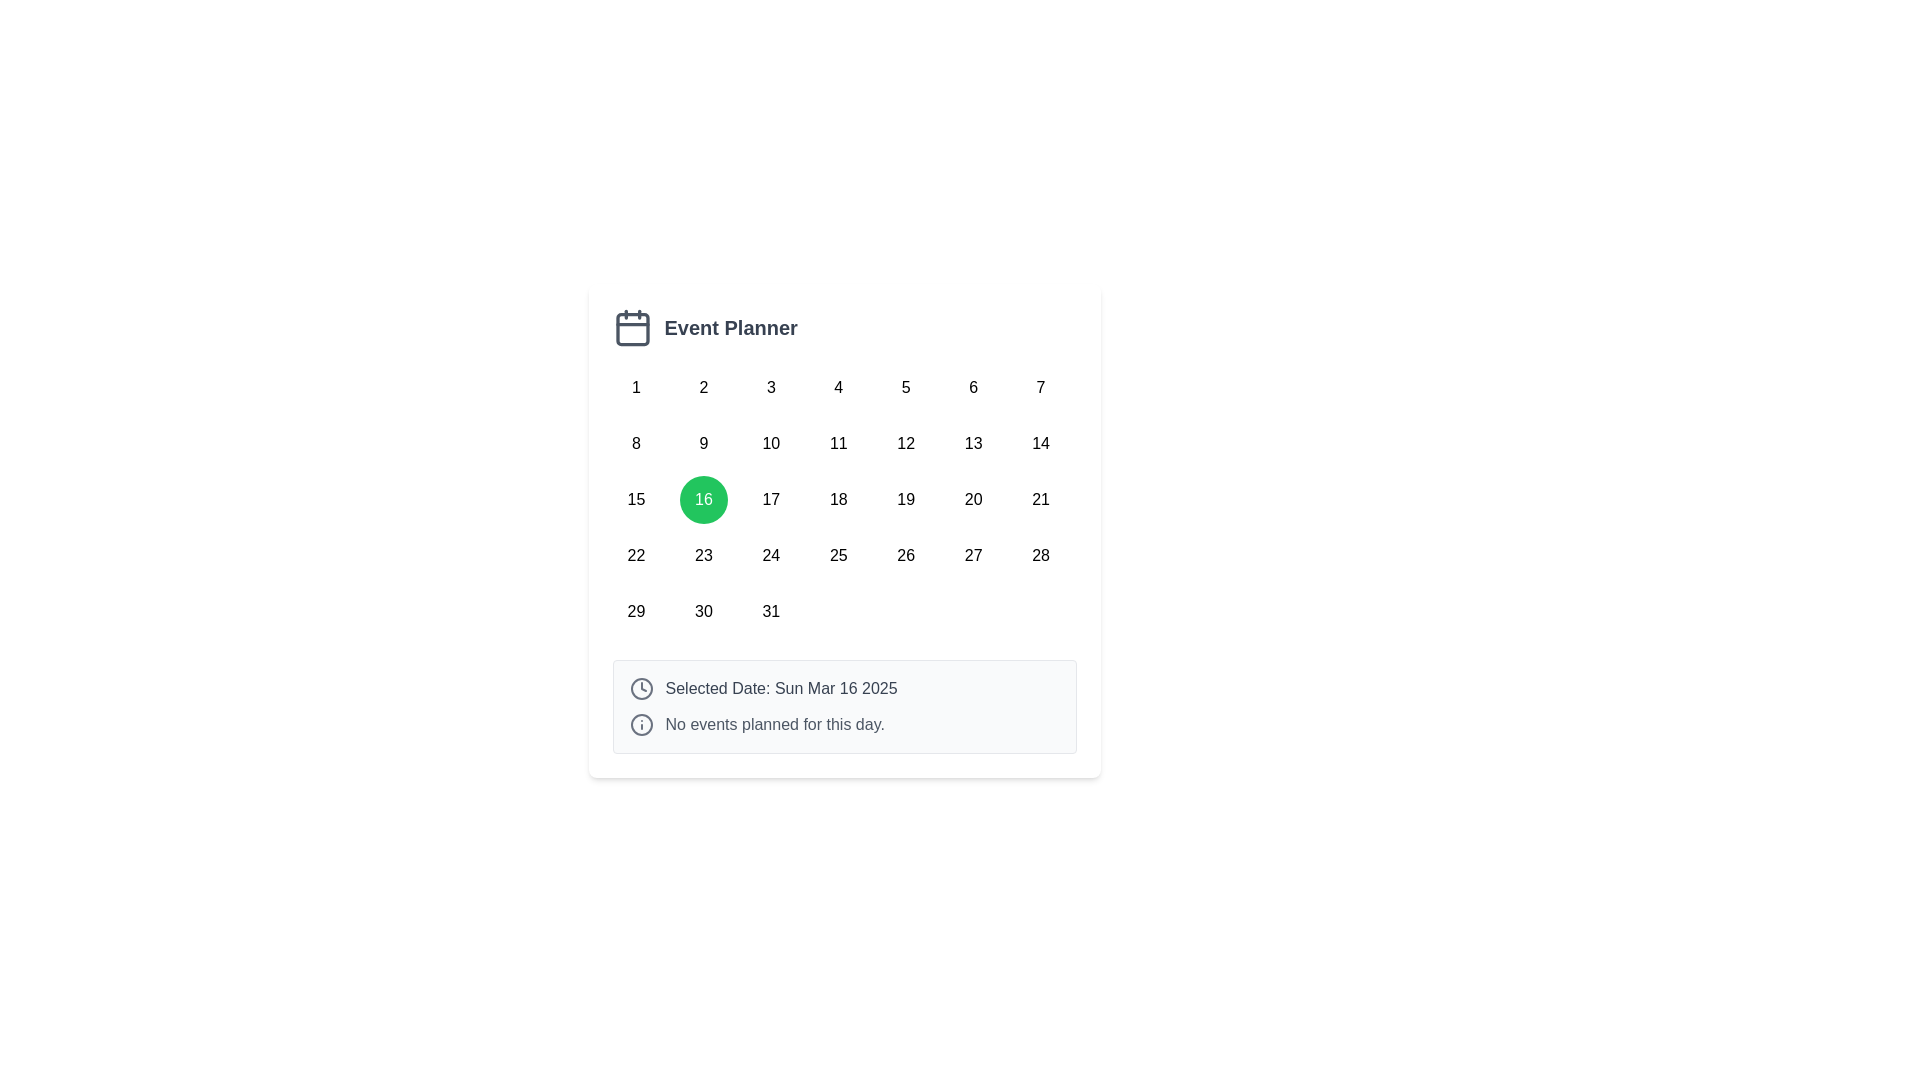 This screenshot has height=1080, width=1920. I want to click on the calendar date button located in the 'Event Planner' section, specifically the seventh item in the second row of the date grid, so click(973, 442).